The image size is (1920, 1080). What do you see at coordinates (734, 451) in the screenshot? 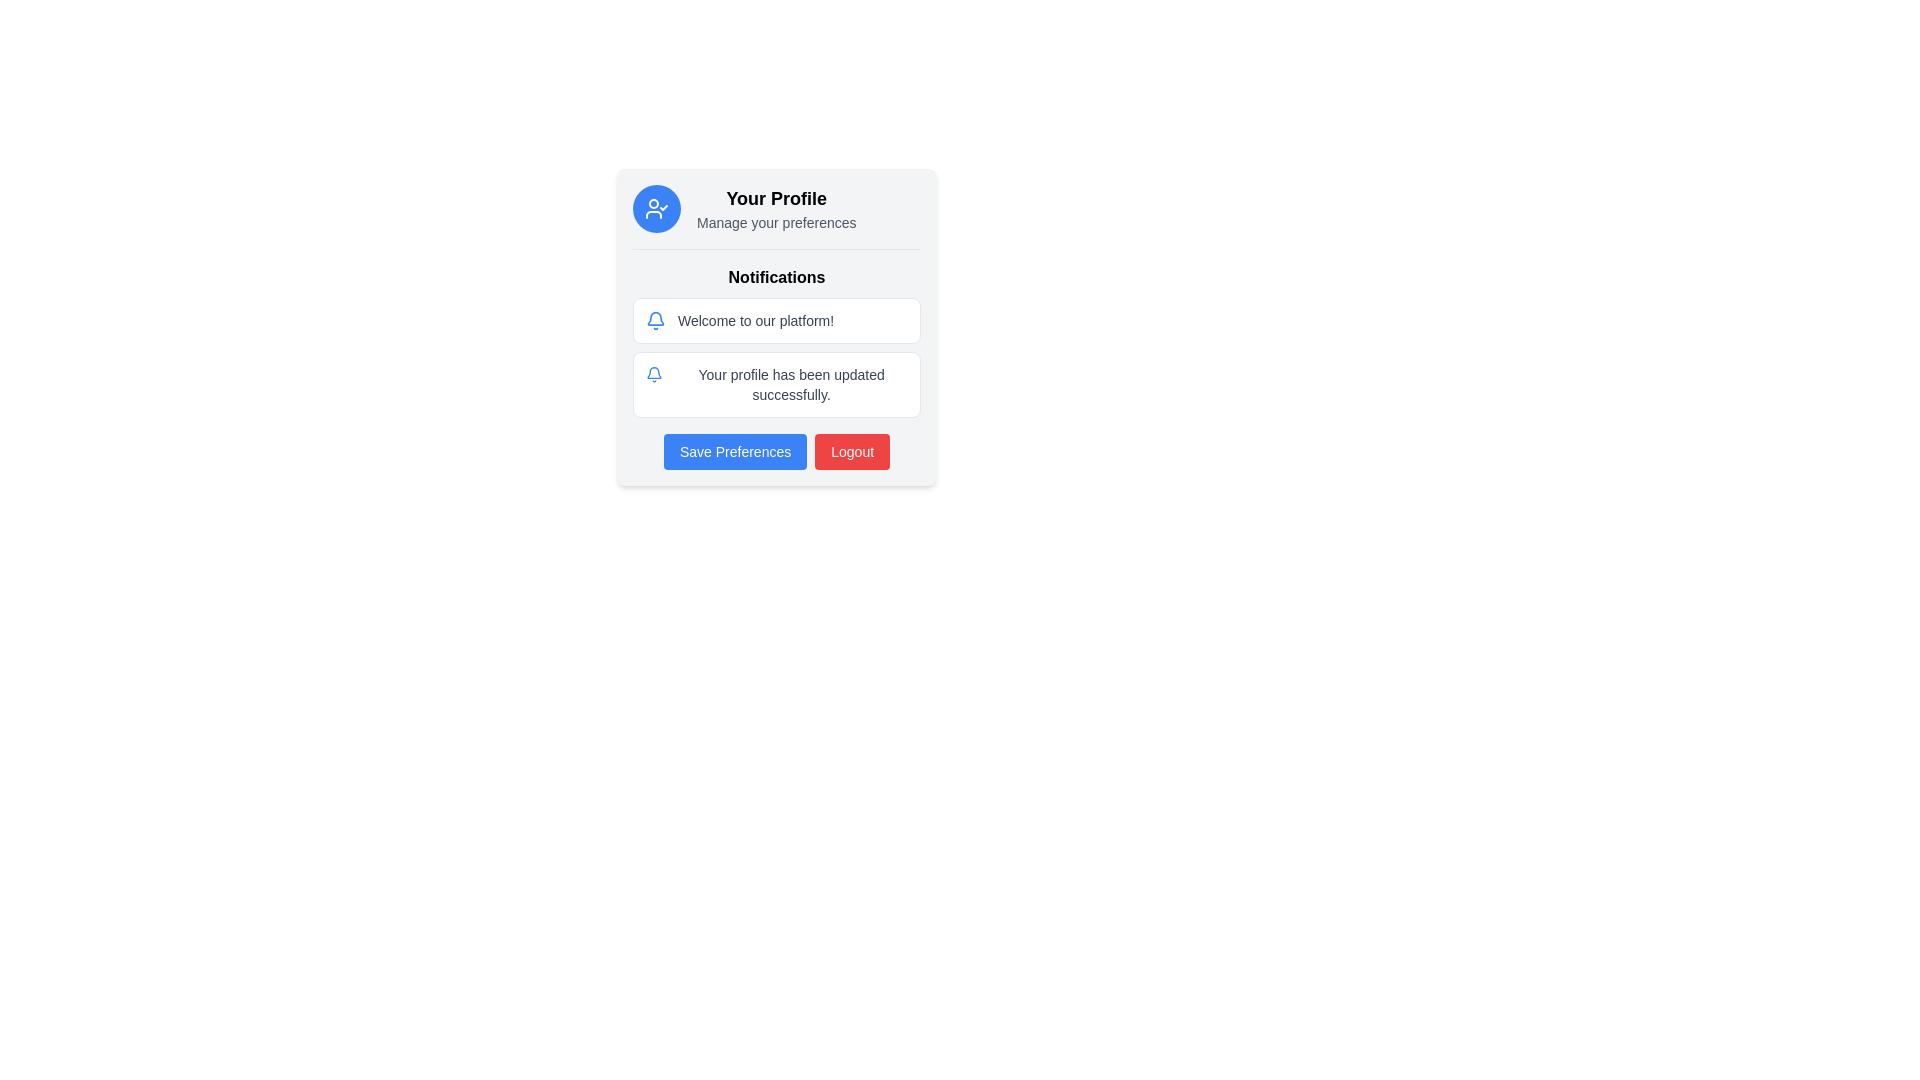
I see `the 'Save Preferences' button located at the bottom center of the interface within the 'Your Profile' card, which is the leftmost button next to the 'Logout' button` at bounding box center [734, 451].